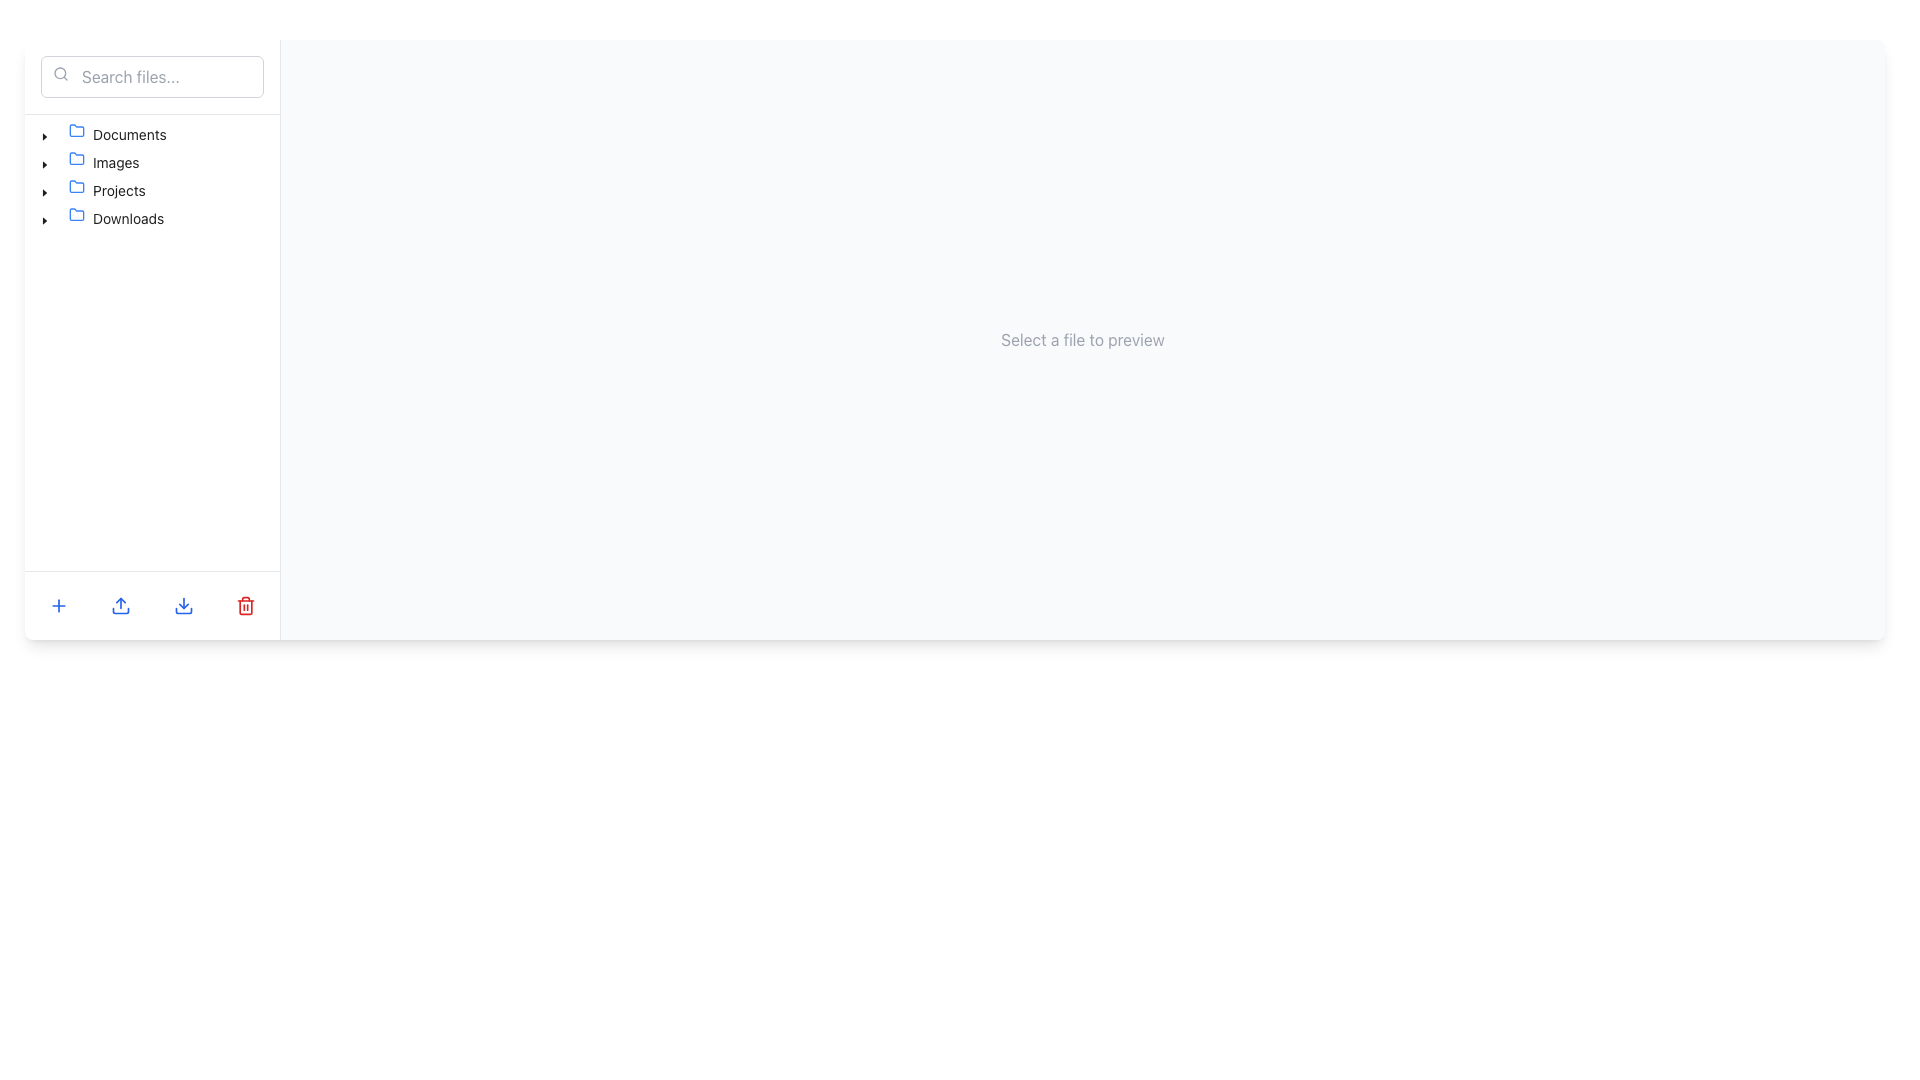  Describe the element at coordinates (128, 134) in the screenshot. I see `the text label displaying 'Documents'` at that location.